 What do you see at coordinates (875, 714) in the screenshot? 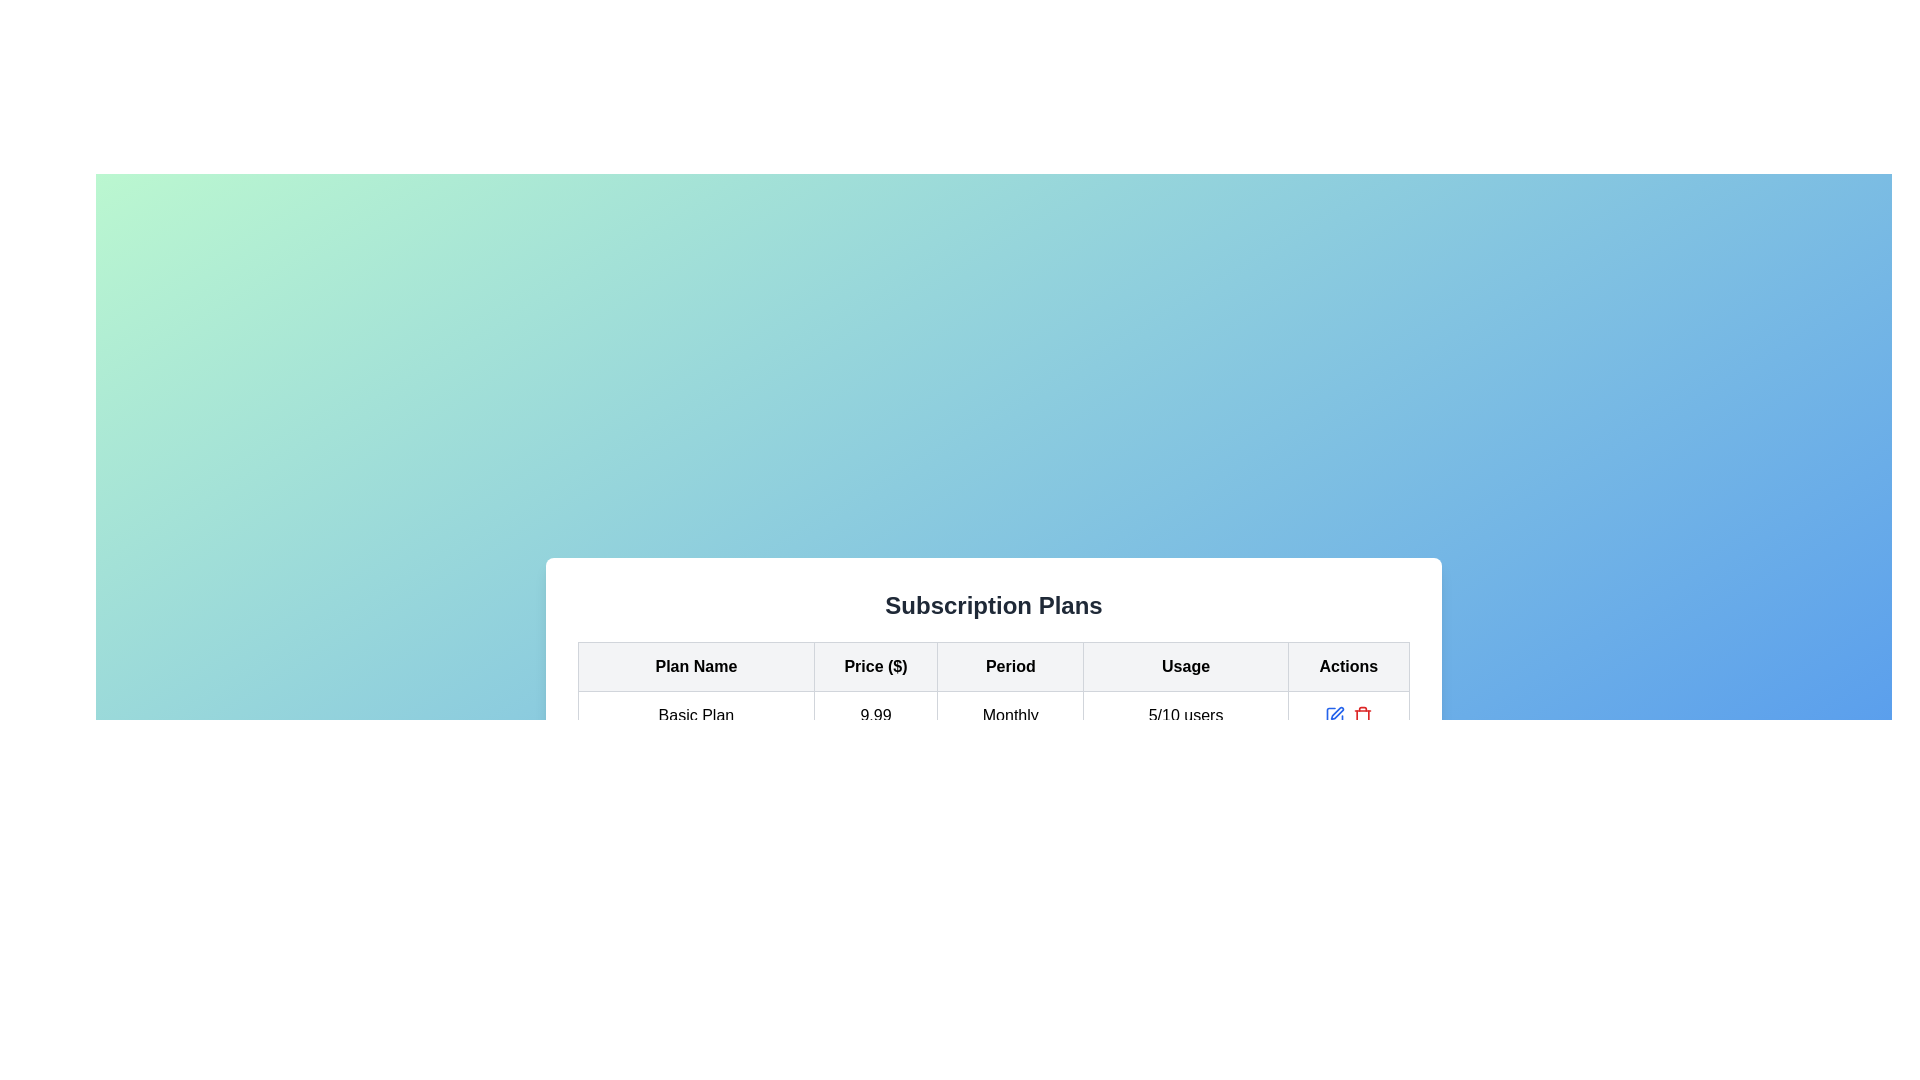
I see `the text label displaying the price for the 'Basic Plan', which is located under the 'Price ($)' column in the table structure` at bounding box center [875, 714].